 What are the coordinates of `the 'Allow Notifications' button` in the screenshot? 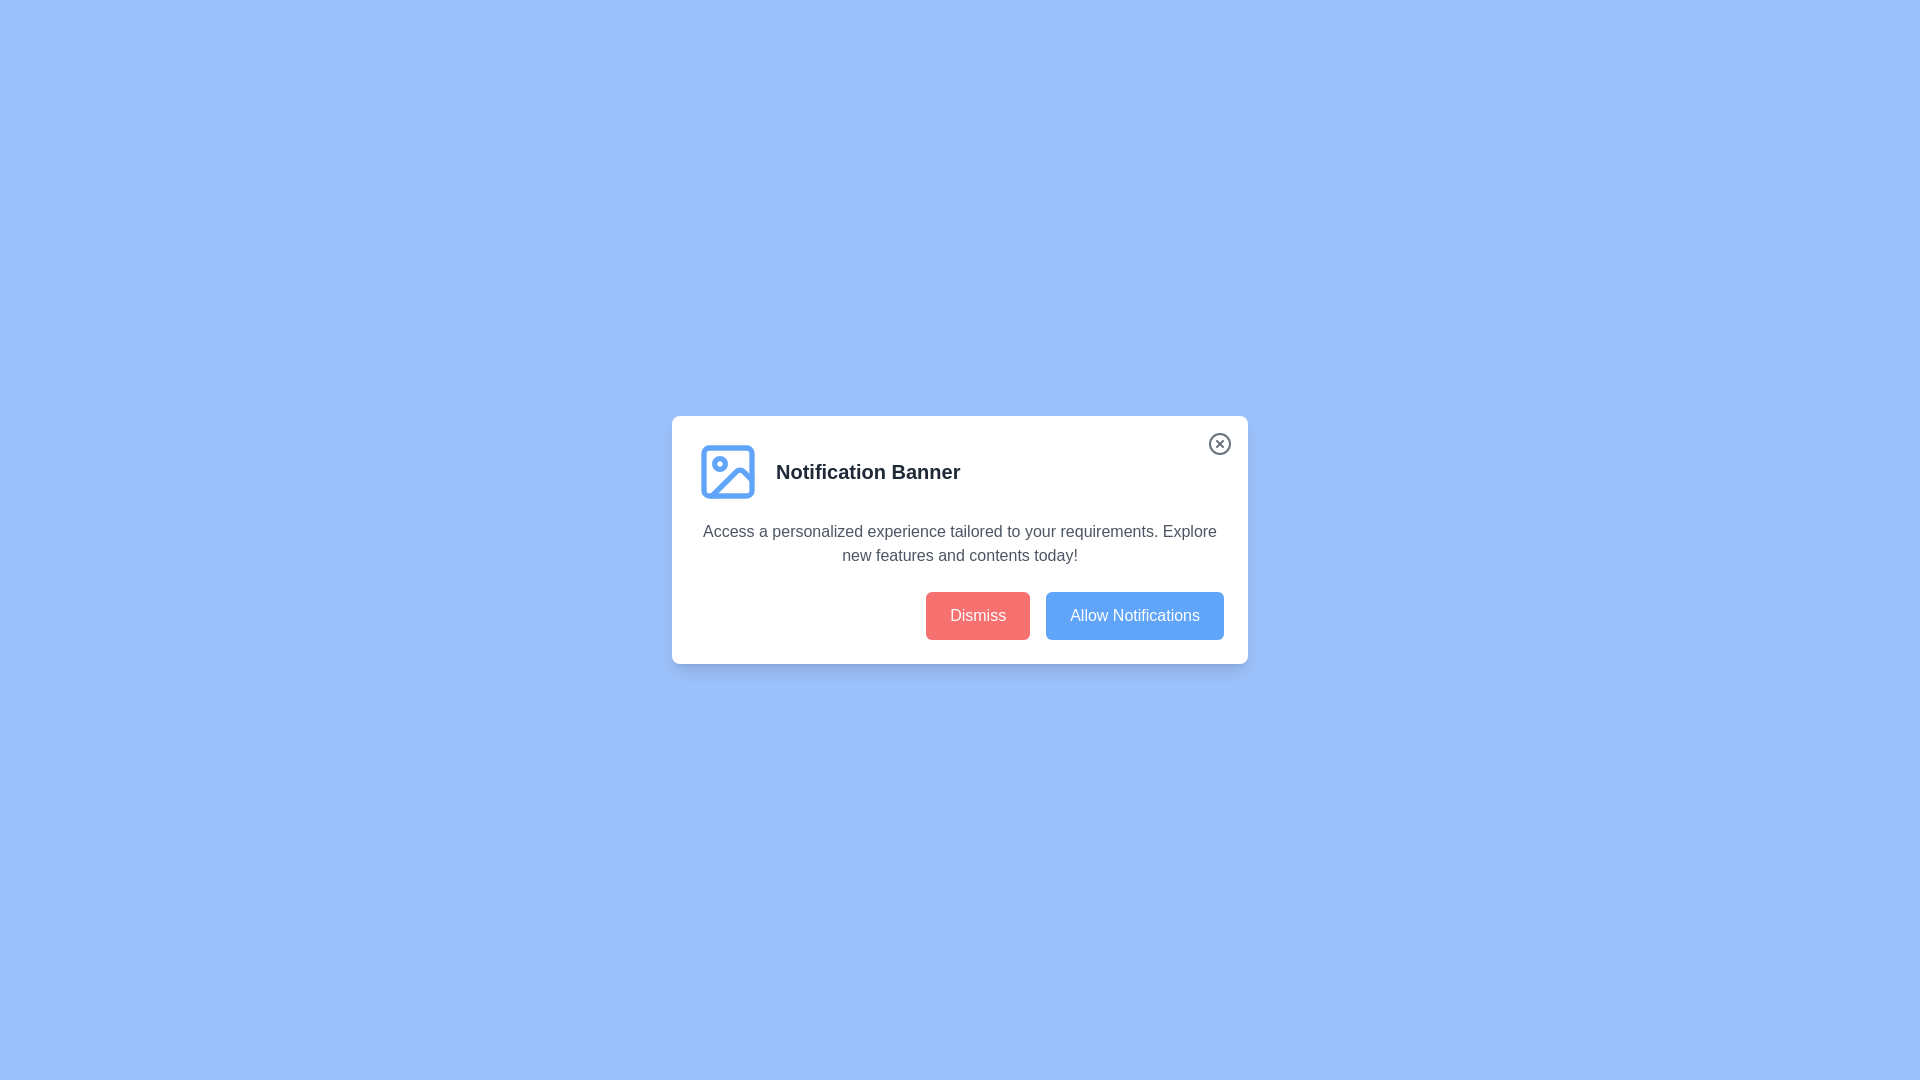 It's located at (1134, 615).